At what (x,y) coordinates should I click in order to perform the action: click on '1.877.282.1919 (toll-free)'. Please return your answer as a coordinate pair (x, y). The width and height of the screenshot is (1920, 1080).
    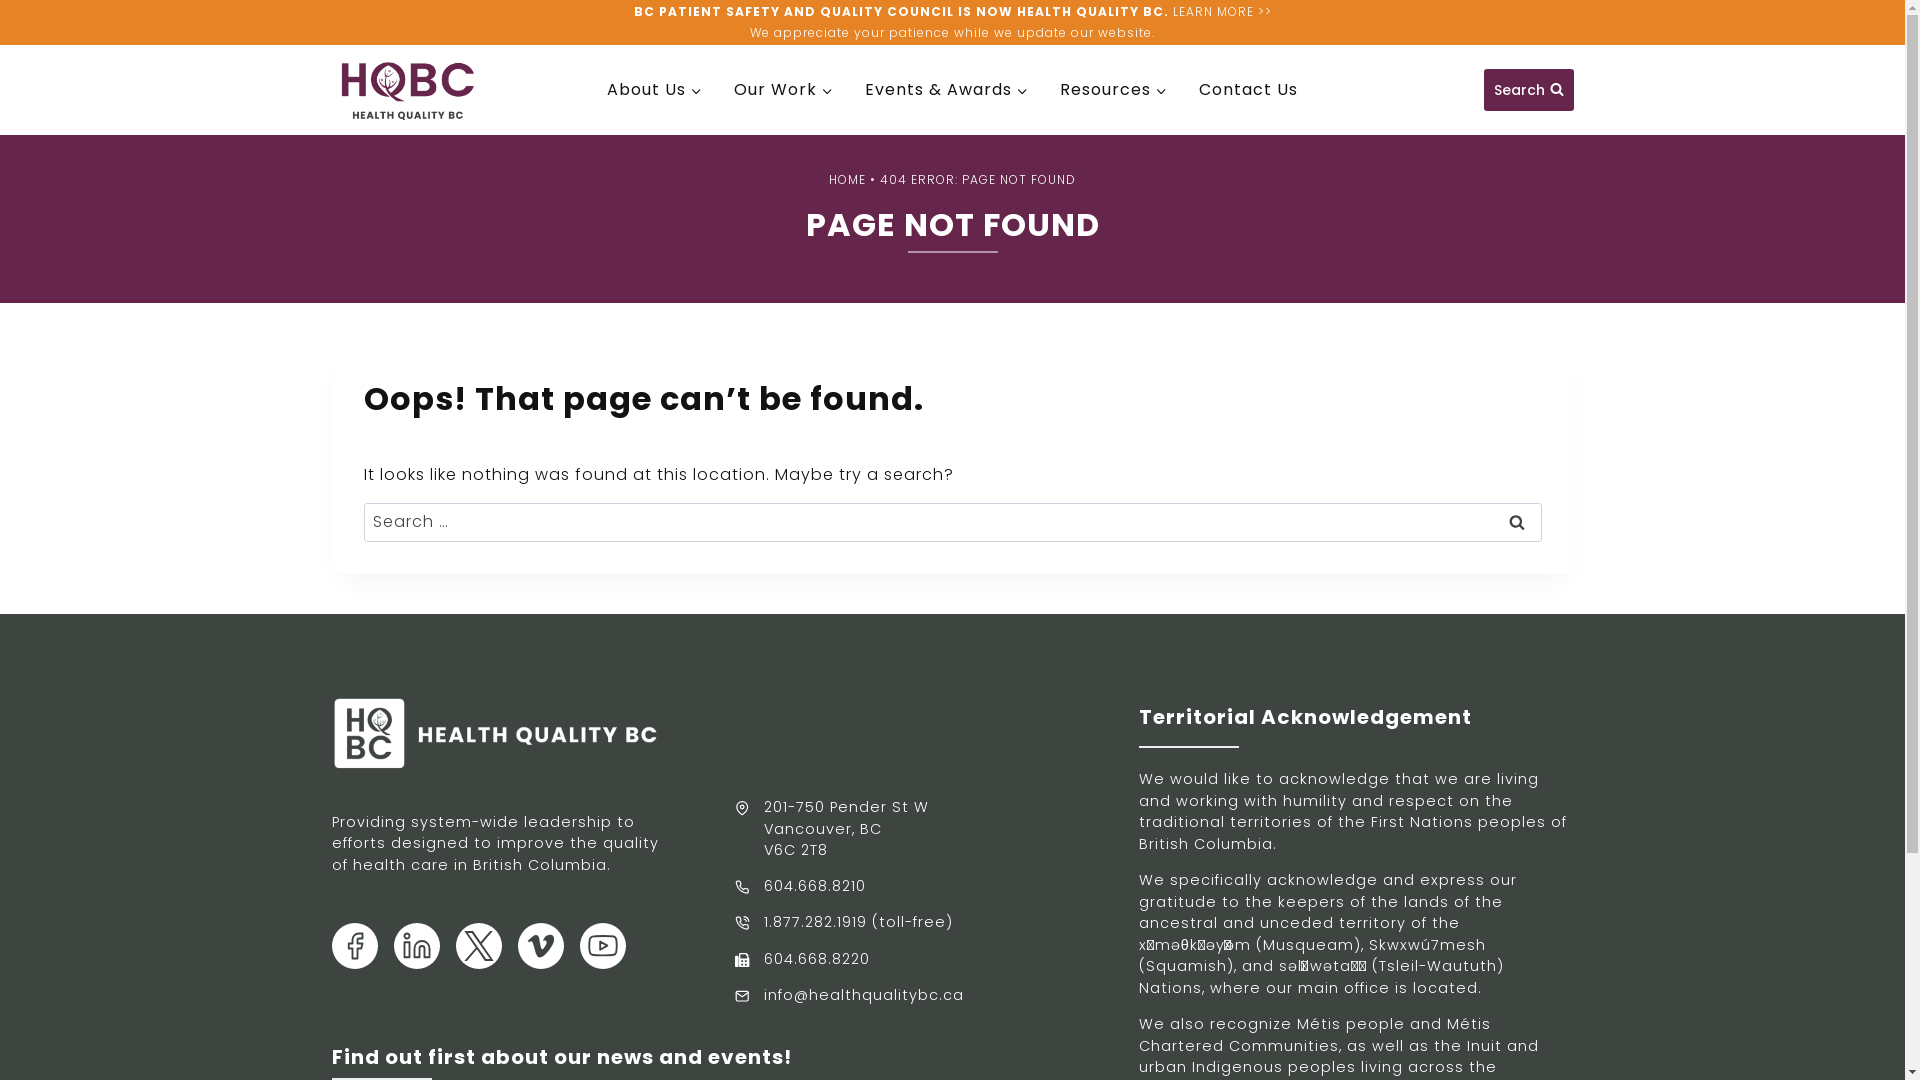
    Looking at the image, I should click on (843, 922).